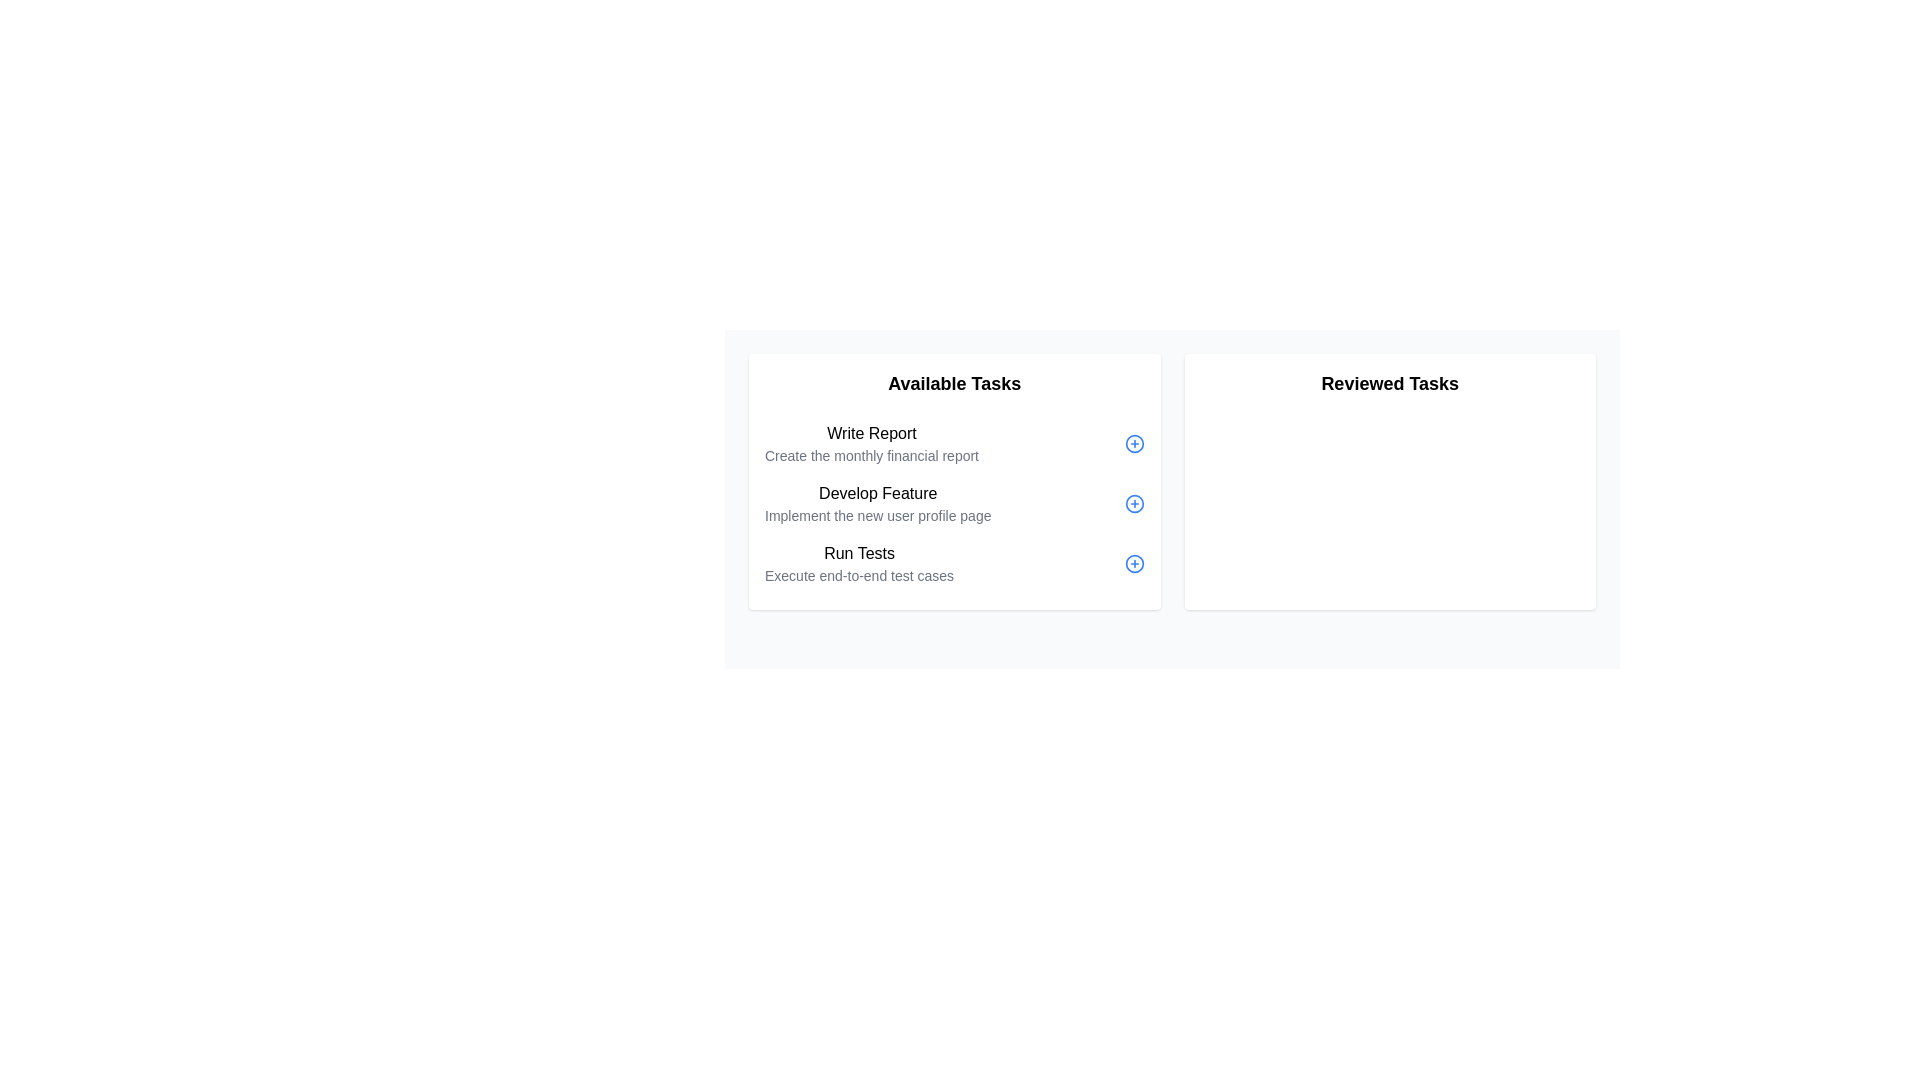 This screenshot has width=1920, height=1080. What do you see at coordinates (1134, 503) in the screenshot?
I see `the blue plus icon button inside a circular border` at bounding box center [1134, 503].